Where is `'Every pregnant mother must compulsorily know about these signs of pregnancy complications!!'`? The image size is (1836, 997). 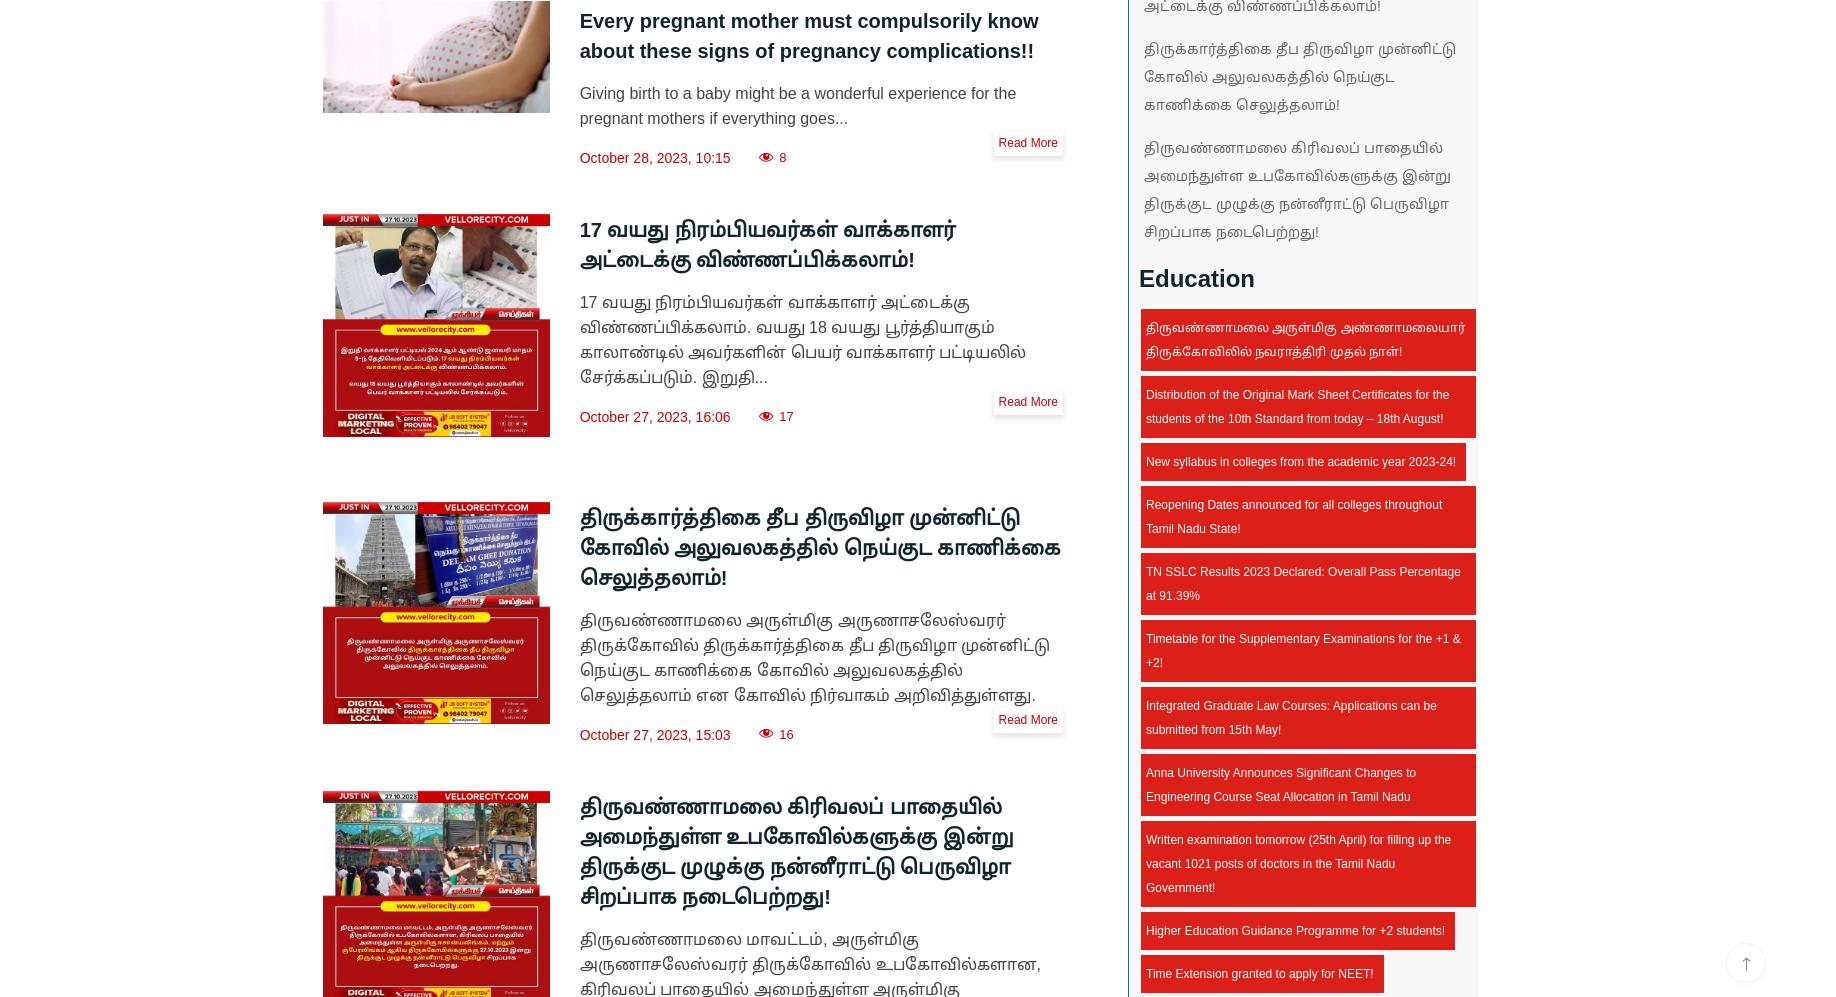 'Every pregnant mother must compulsorily know about these signs of pregnancy complications!!' is located at coordinates (808, 35).